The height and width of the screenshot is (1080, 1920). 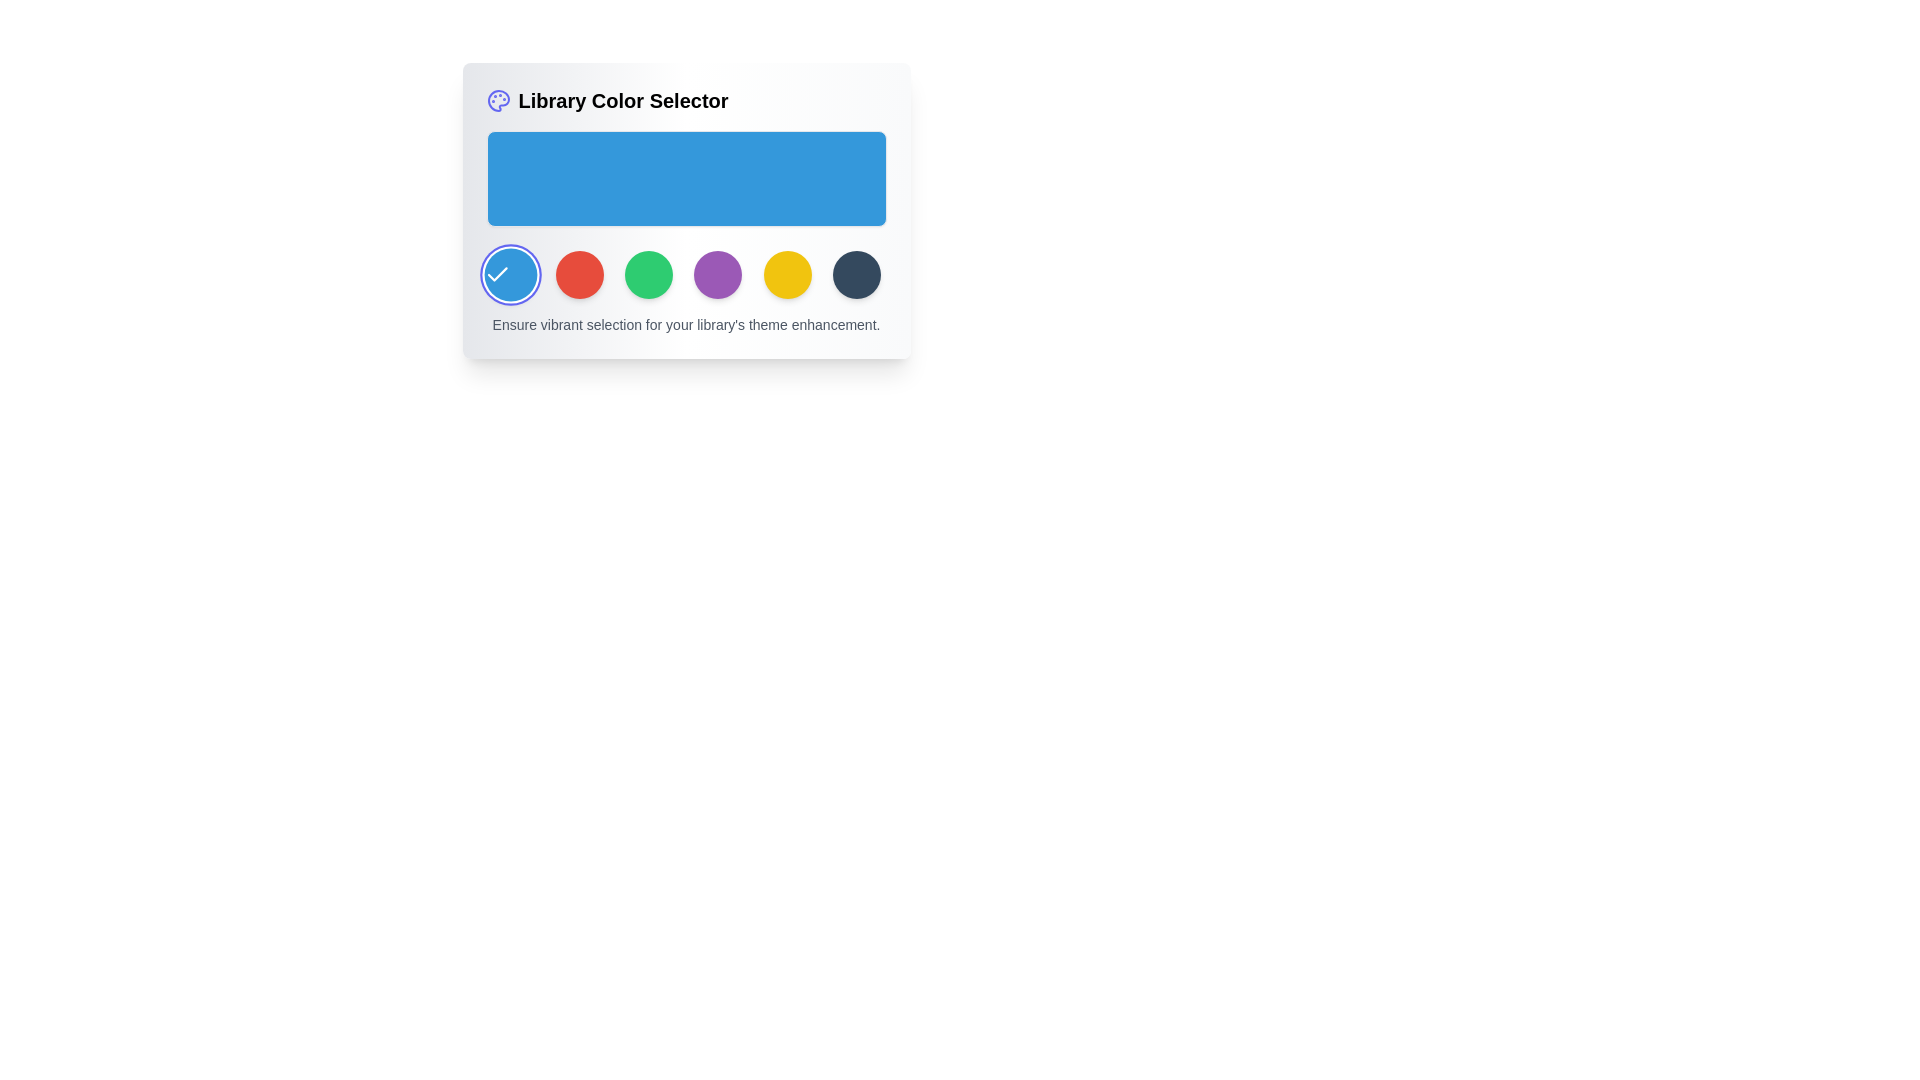 I want to click on the color palette icon in the 'Library Color Selector' section, which is the first component on the left beside the text label, so click(x=498, y=100).